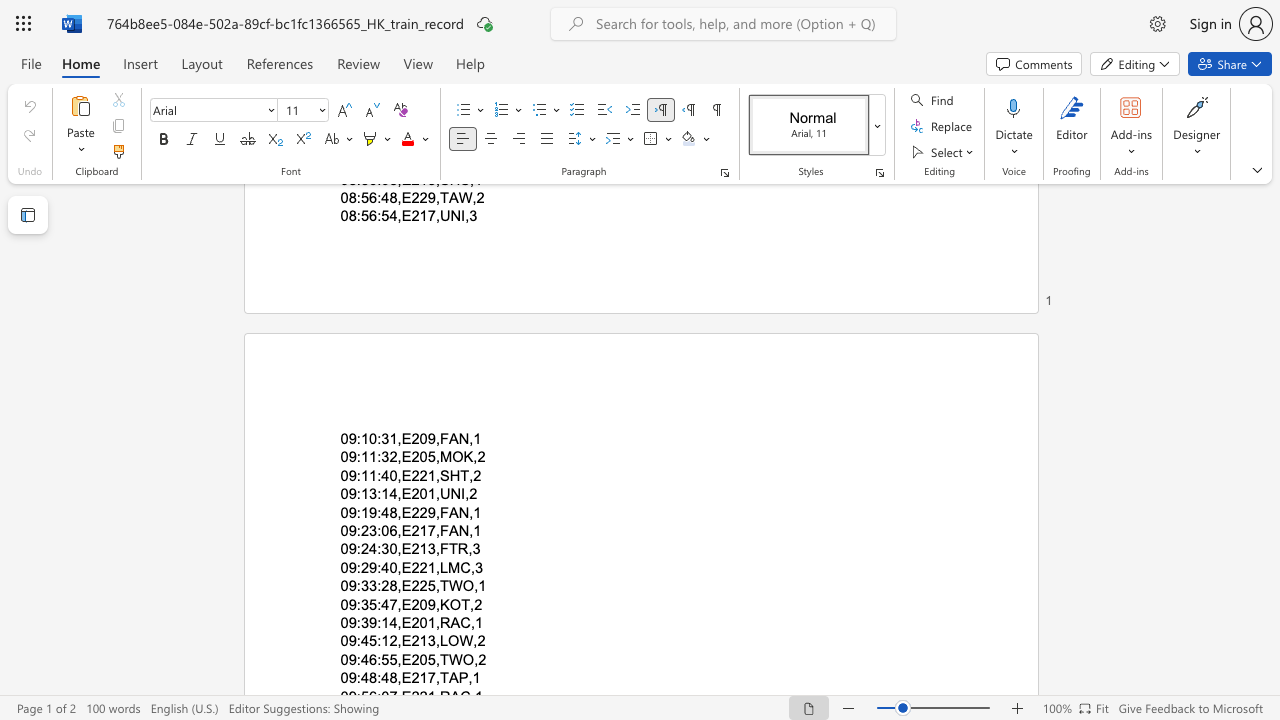  What do you see at coordinates (396, 494) in the screenshot?
I see `the space between the continuous character "4" and "," in the text` at bounding box center [396, 494].